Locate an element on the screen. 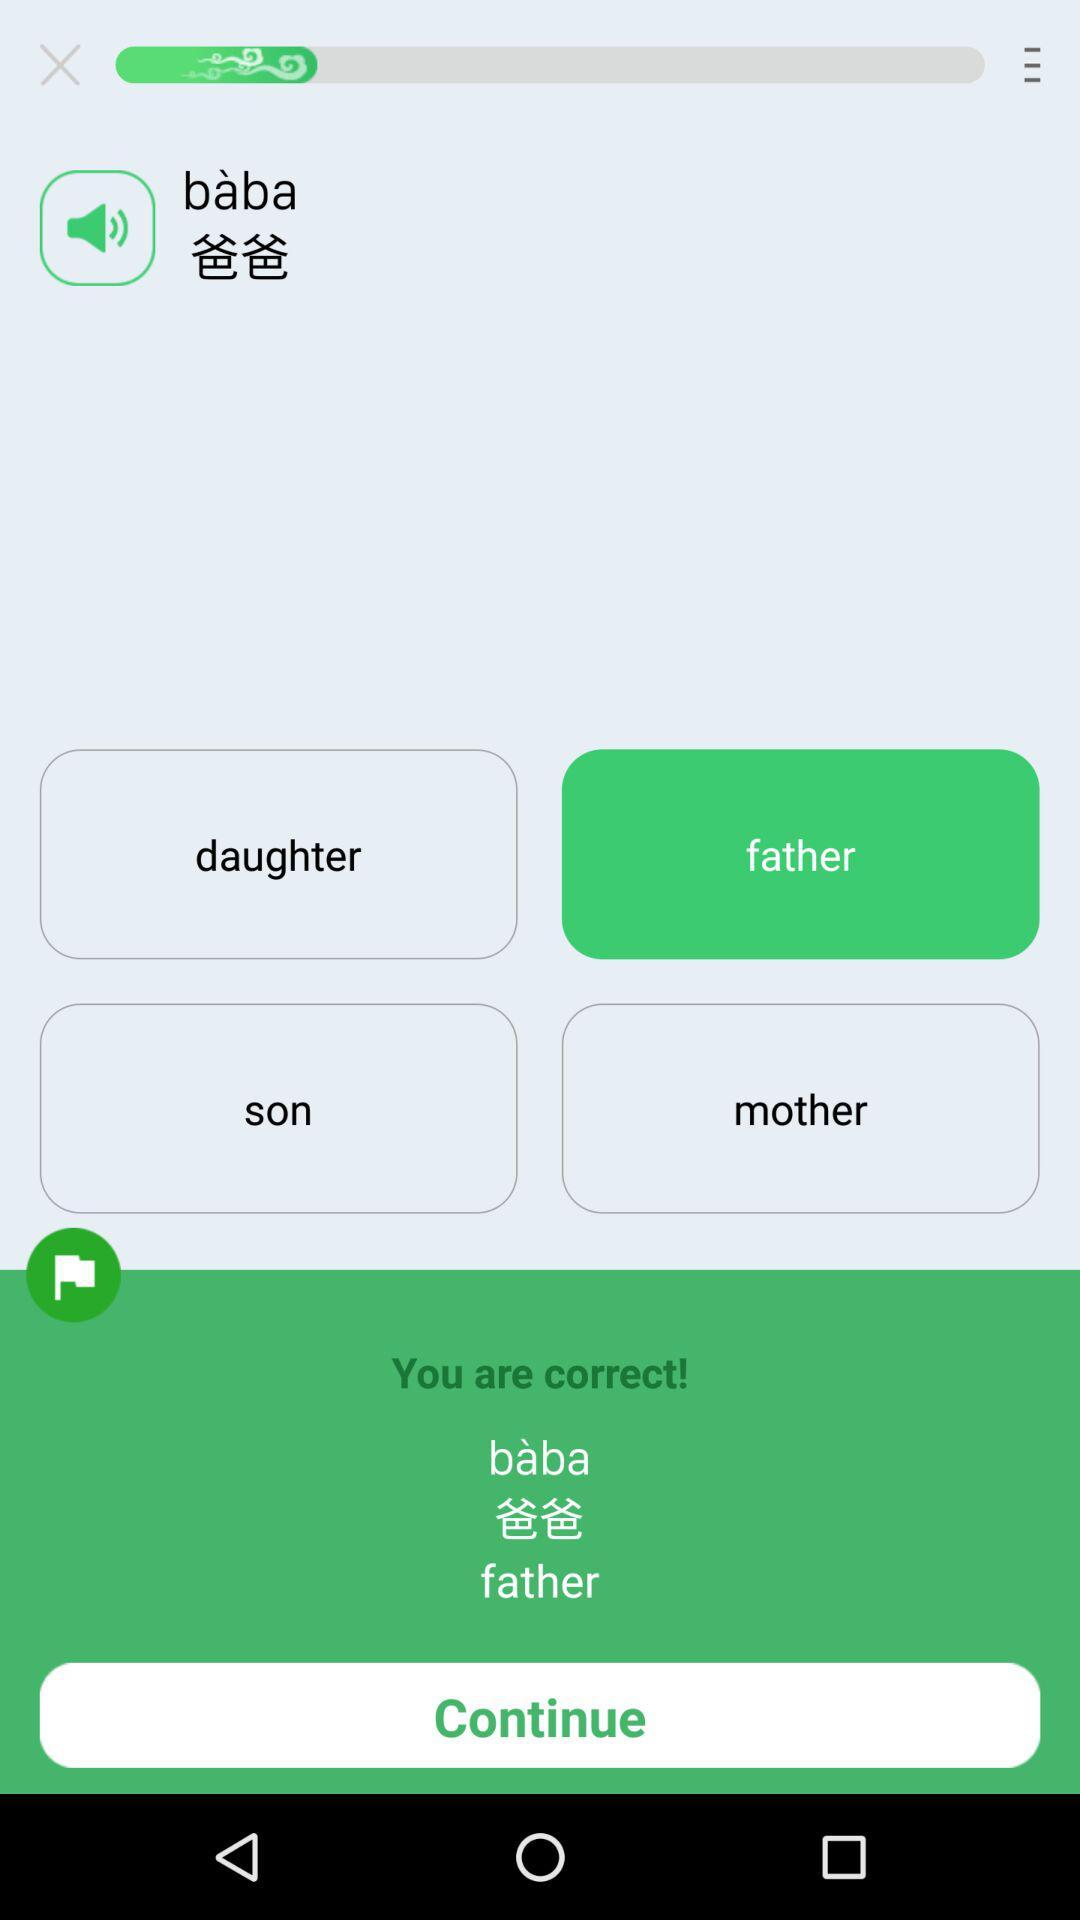  to close the page is located at coordinates (67, 64).